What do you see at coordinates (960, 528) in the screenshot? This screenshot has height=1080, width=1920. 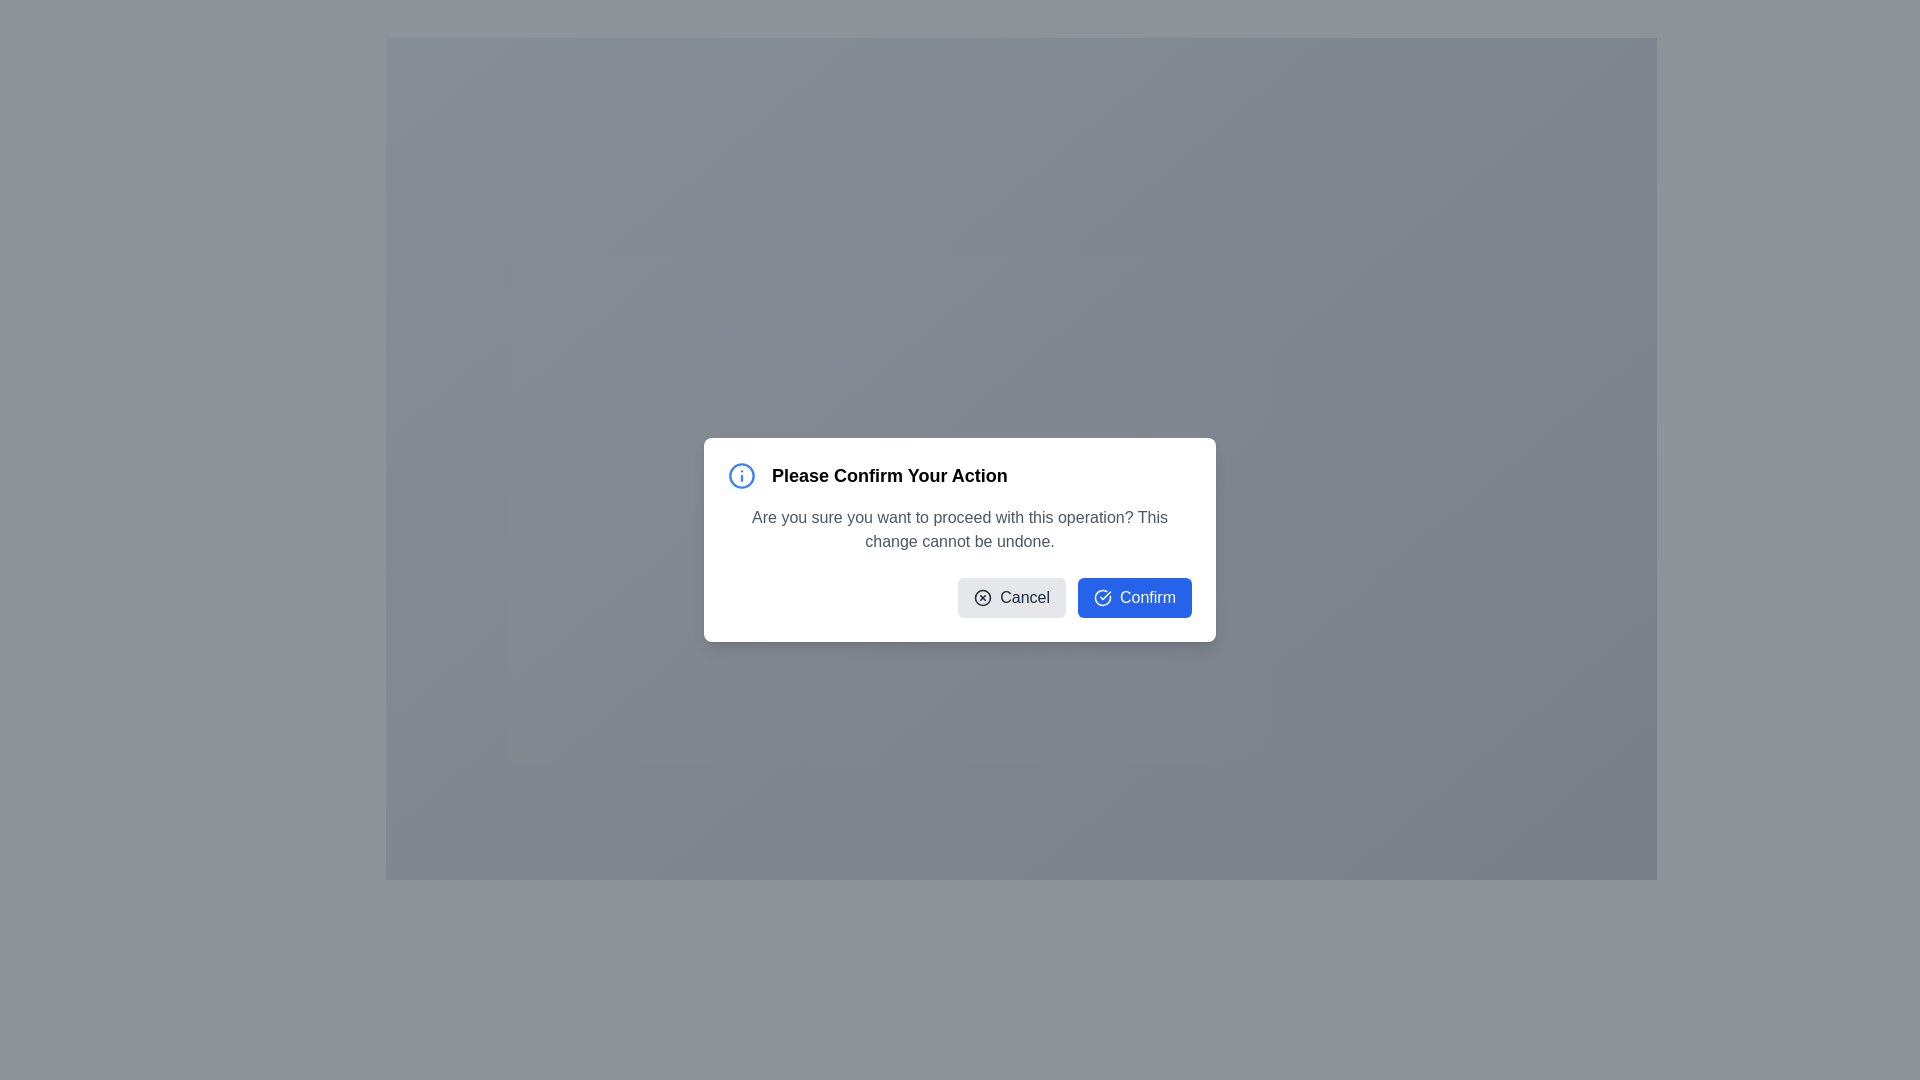 I see `the warning text content in the confirmation dialog box that informs the user about the irreversible nature of the action they are about to confirm` at bounding box center [960, 528].